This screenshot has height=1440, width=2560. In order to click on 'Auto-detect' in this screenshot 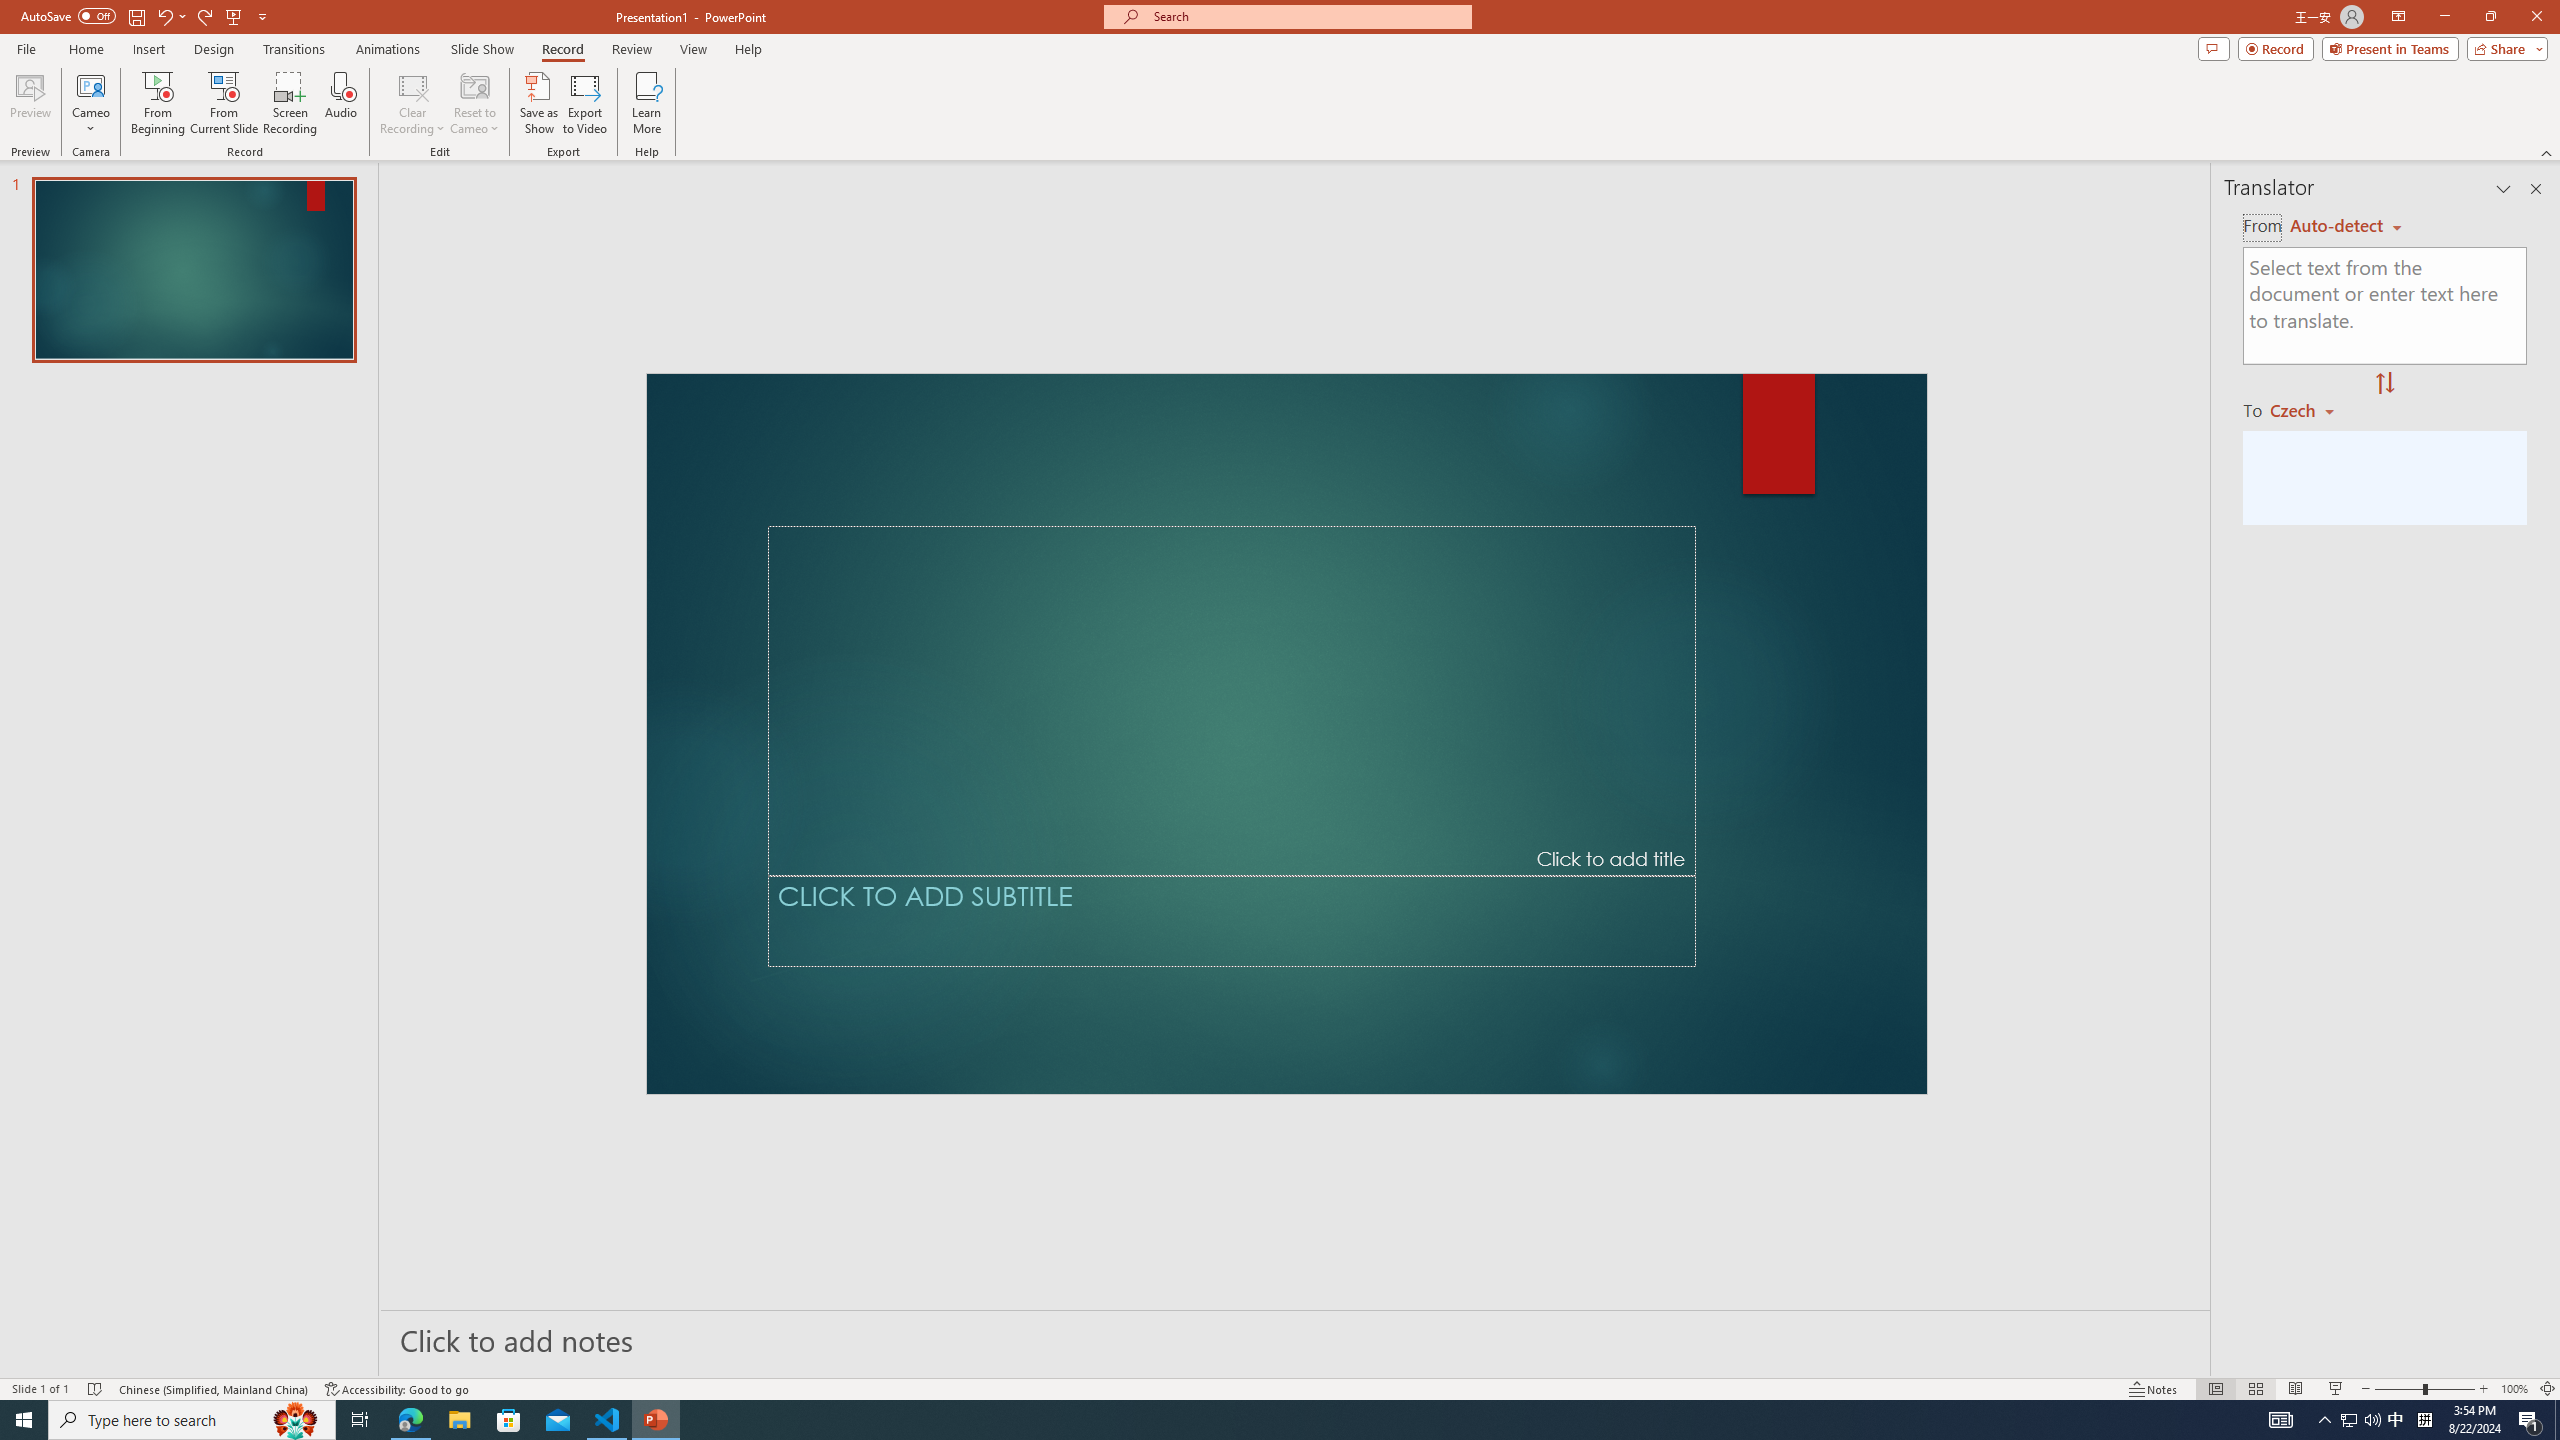, I will do `click(2345, 225)`.